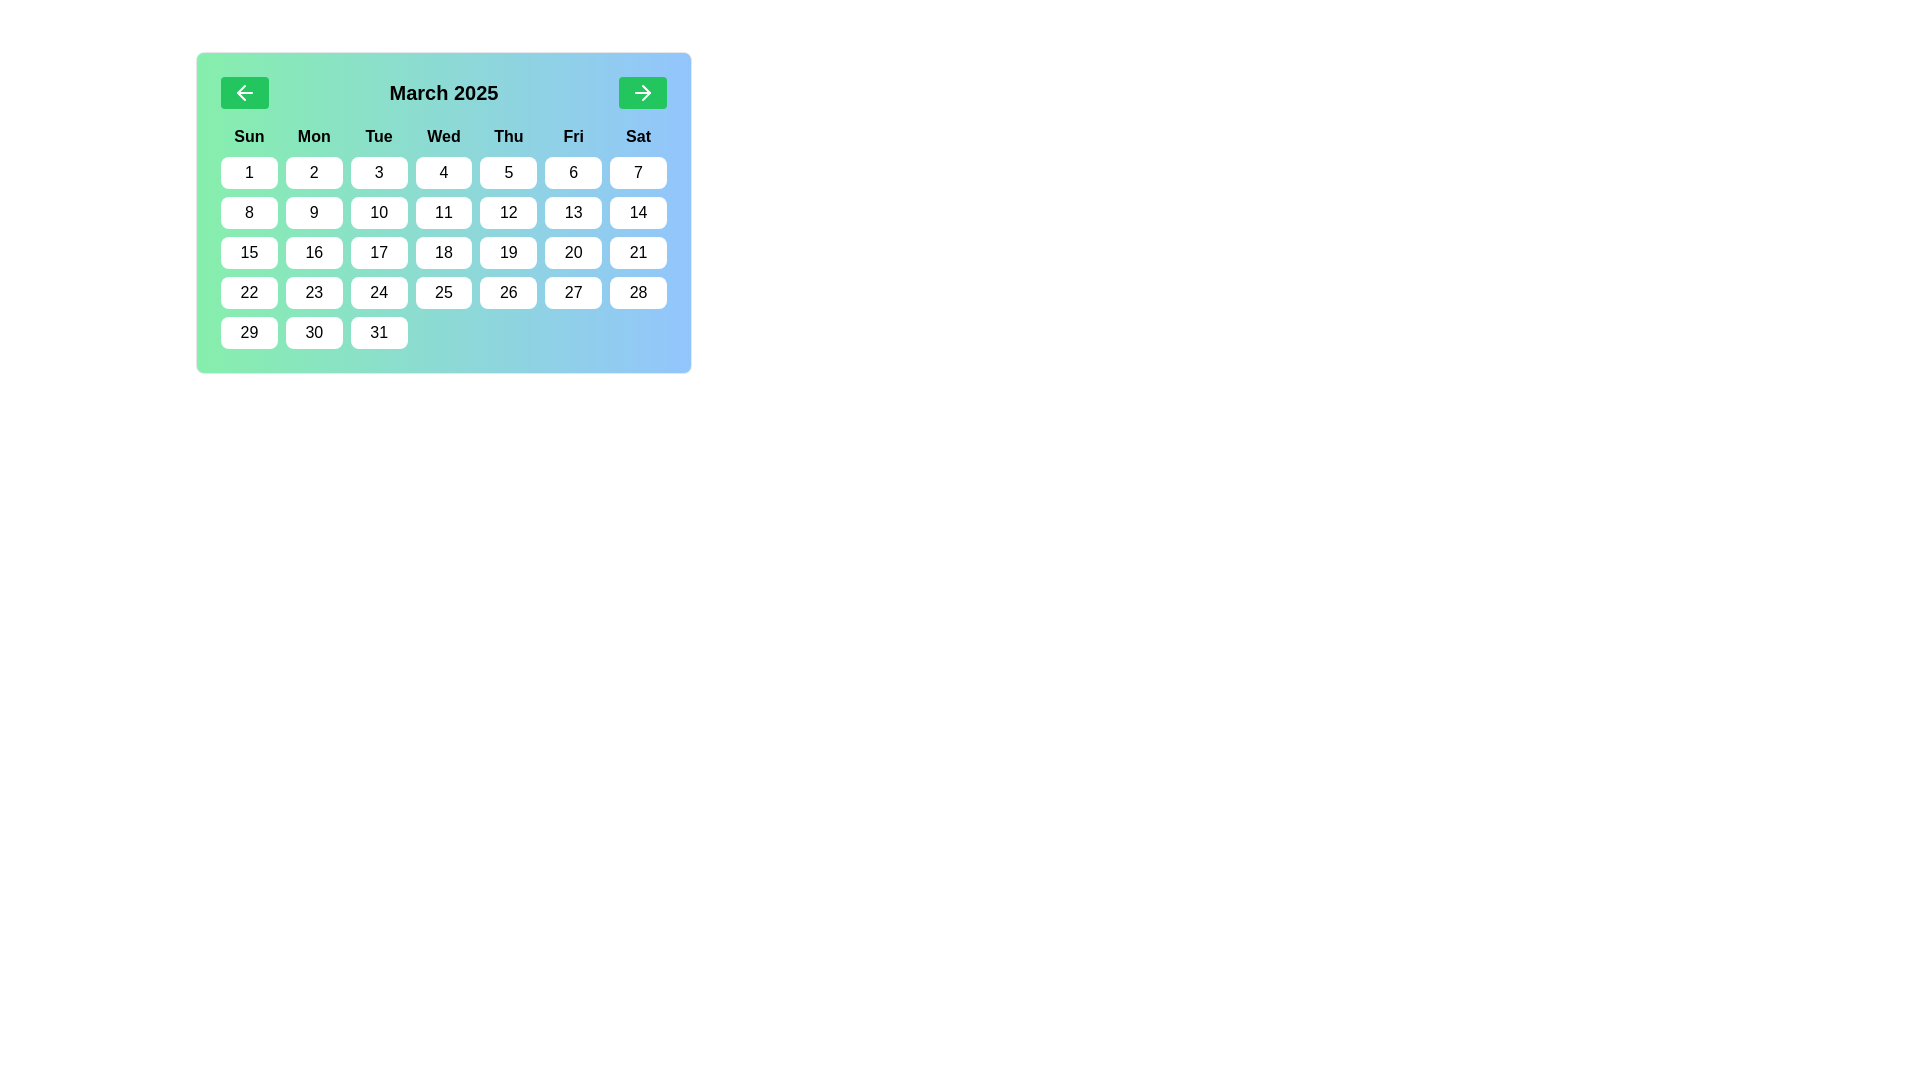 The width and height of the screenshot is (1920, 1080). Describe the element at coordinates (379, 212) in the screenshot. I see `the button labeled '10' with a white background located` at that location.